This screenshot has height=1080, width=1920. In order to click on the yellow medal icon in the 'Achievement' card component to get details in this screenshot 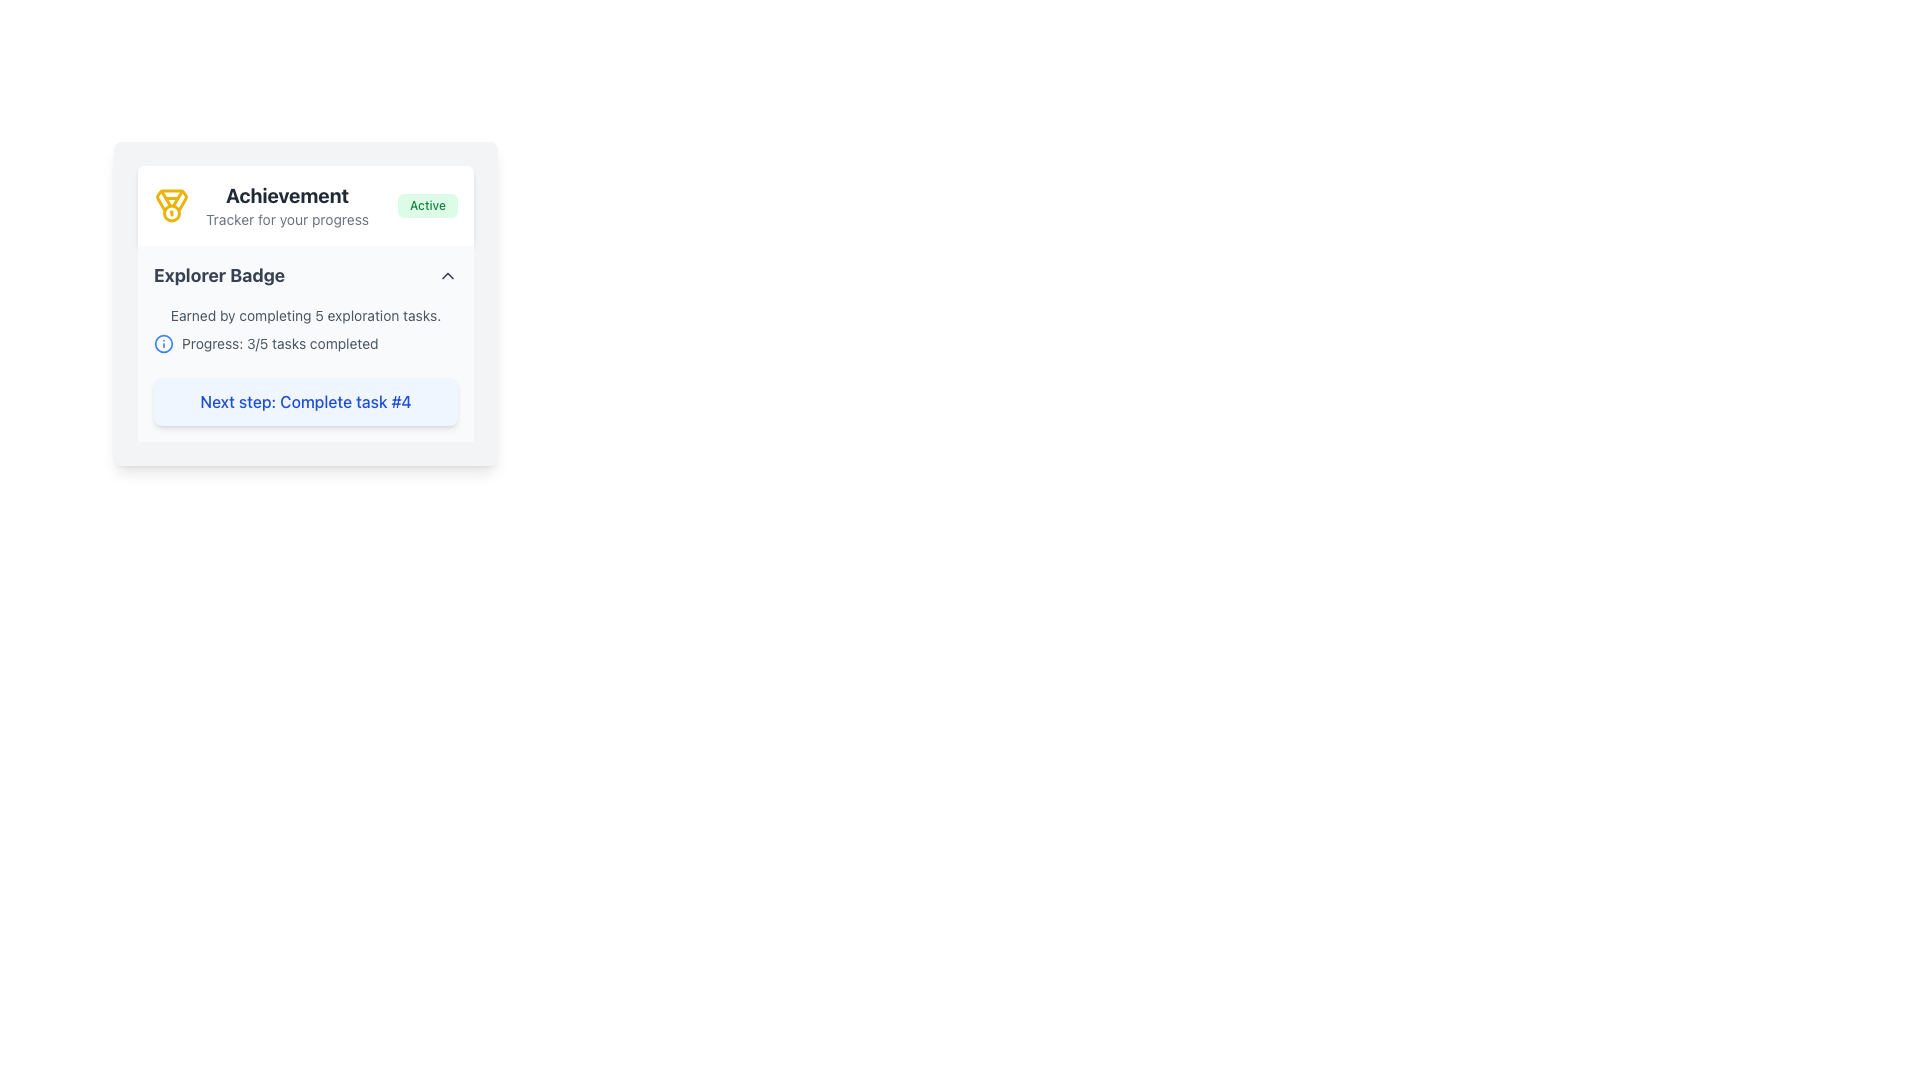, I will do `click(305, 304)`.